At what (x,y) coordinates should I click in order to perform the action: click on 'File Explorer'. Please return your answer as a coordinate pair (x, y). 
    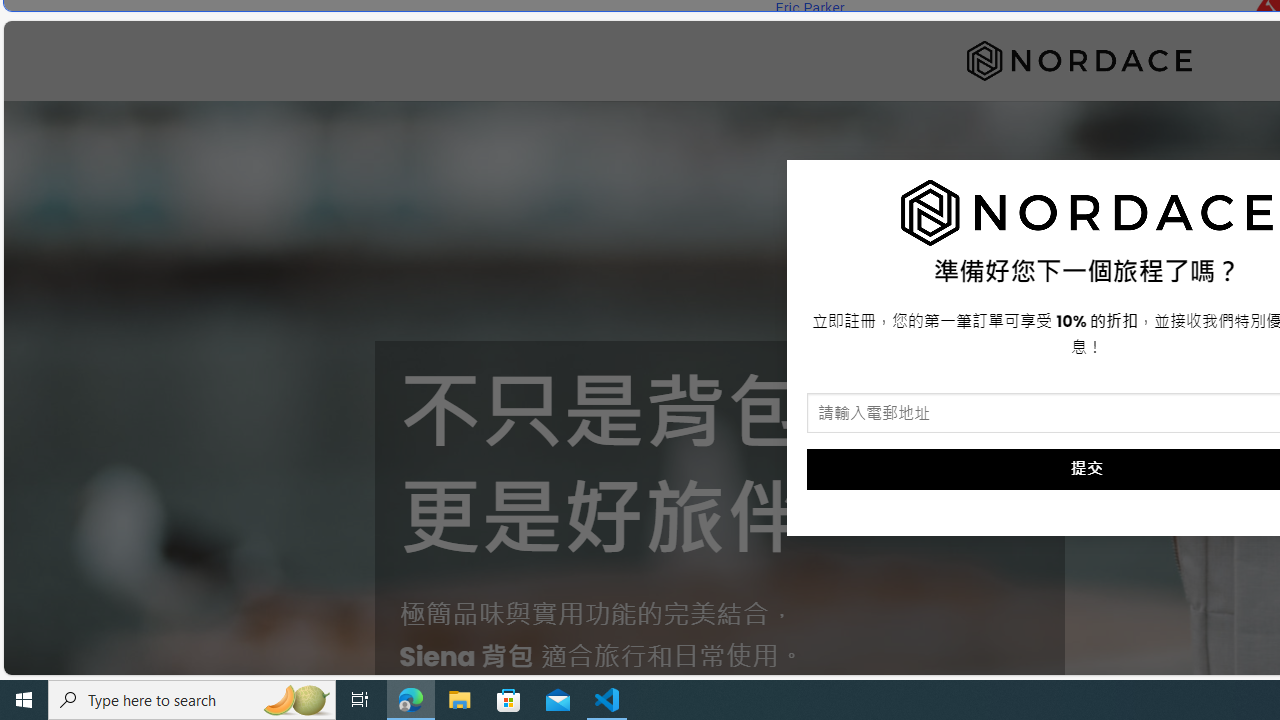
    Looking at the image, I should click on (459, 698).